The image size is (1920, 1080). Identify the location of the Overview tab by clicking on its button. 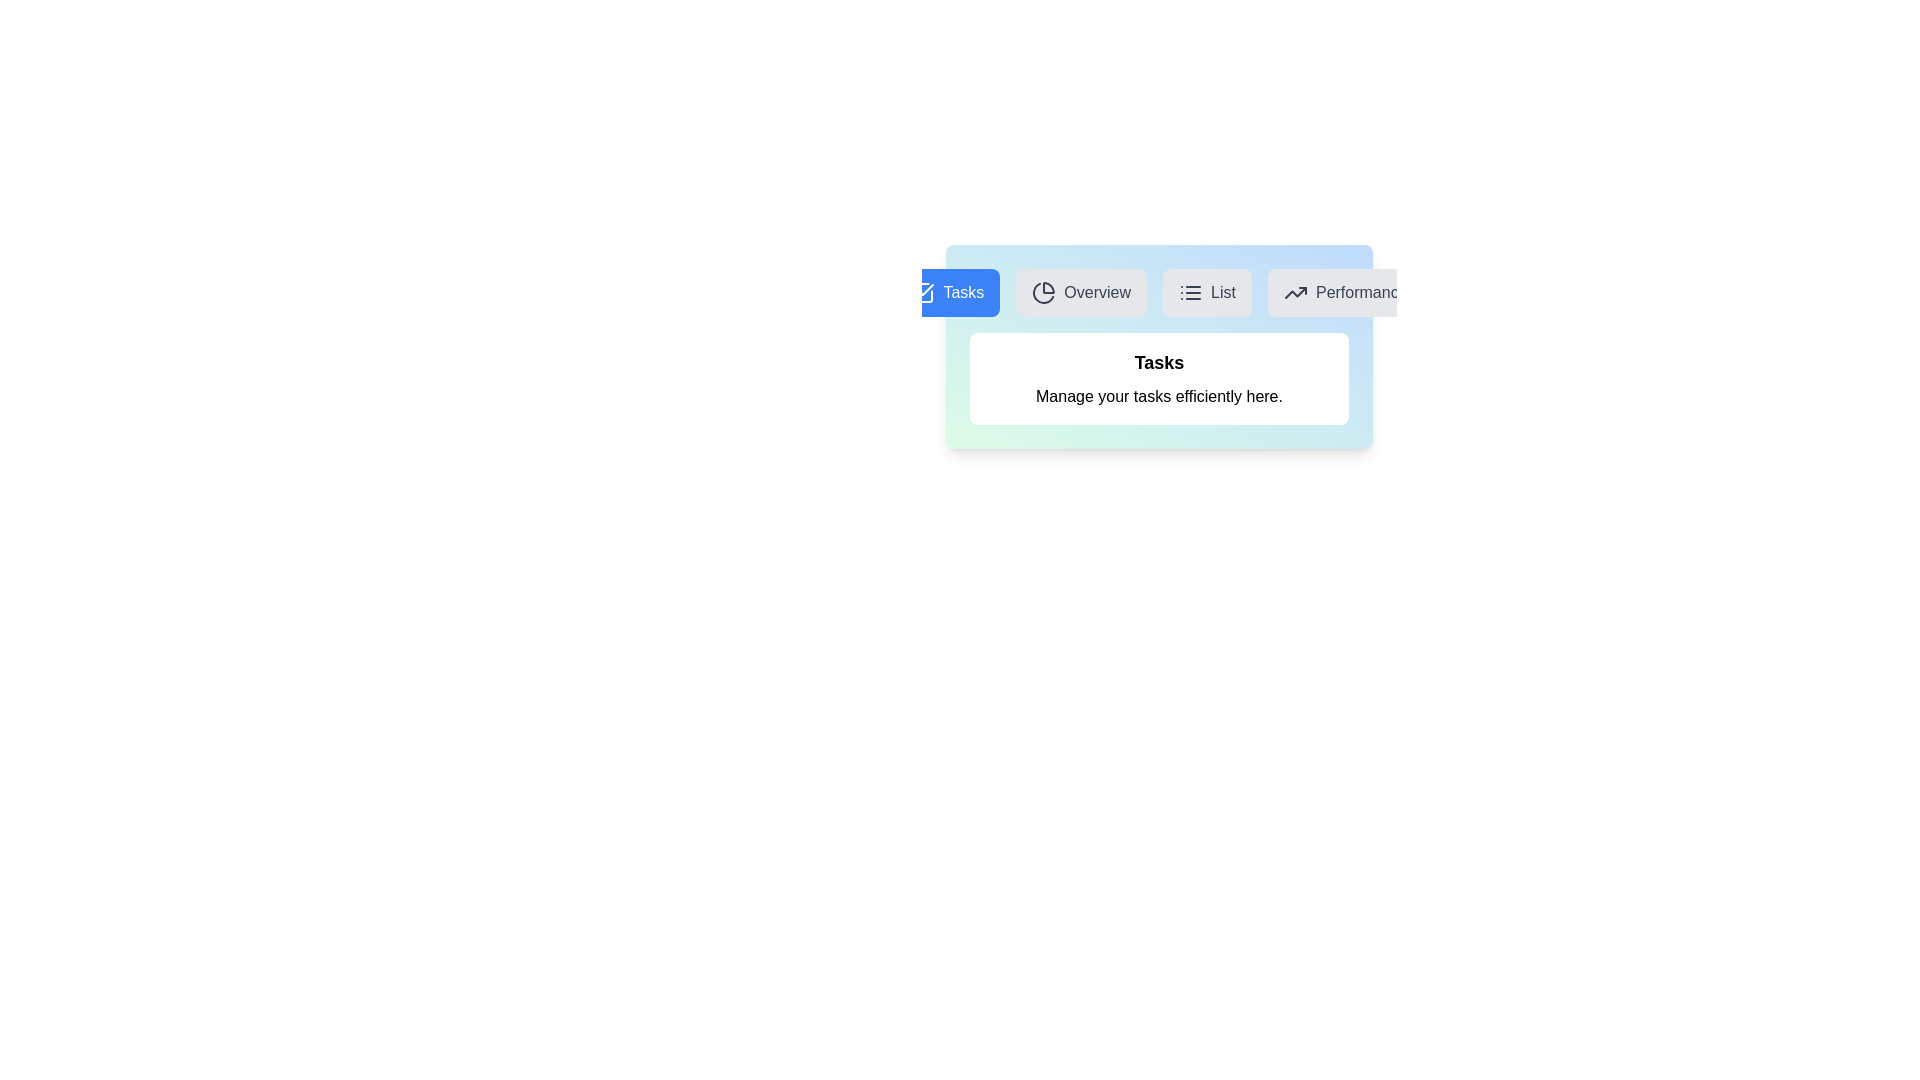
(1080, 293).